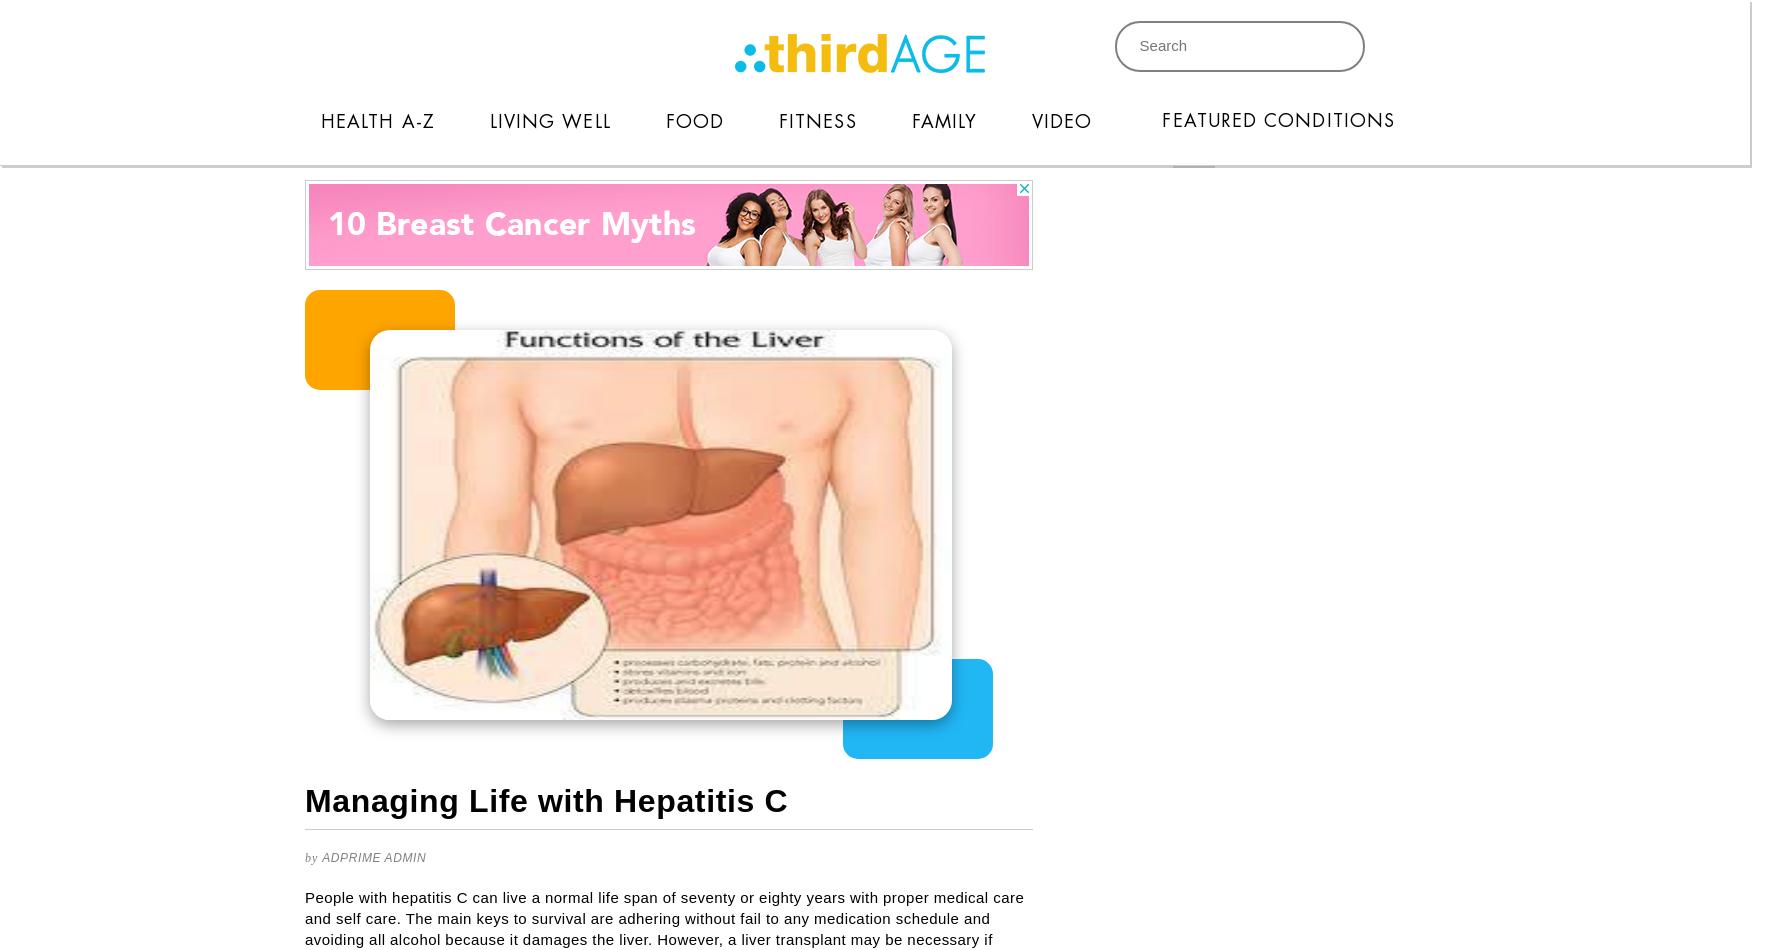 The width and height of the screenshot is (1765, 950). What do you see at coordinates (548, 121) in the screenshot?
I see `'Living Well'` at bounding box center [548, 121].